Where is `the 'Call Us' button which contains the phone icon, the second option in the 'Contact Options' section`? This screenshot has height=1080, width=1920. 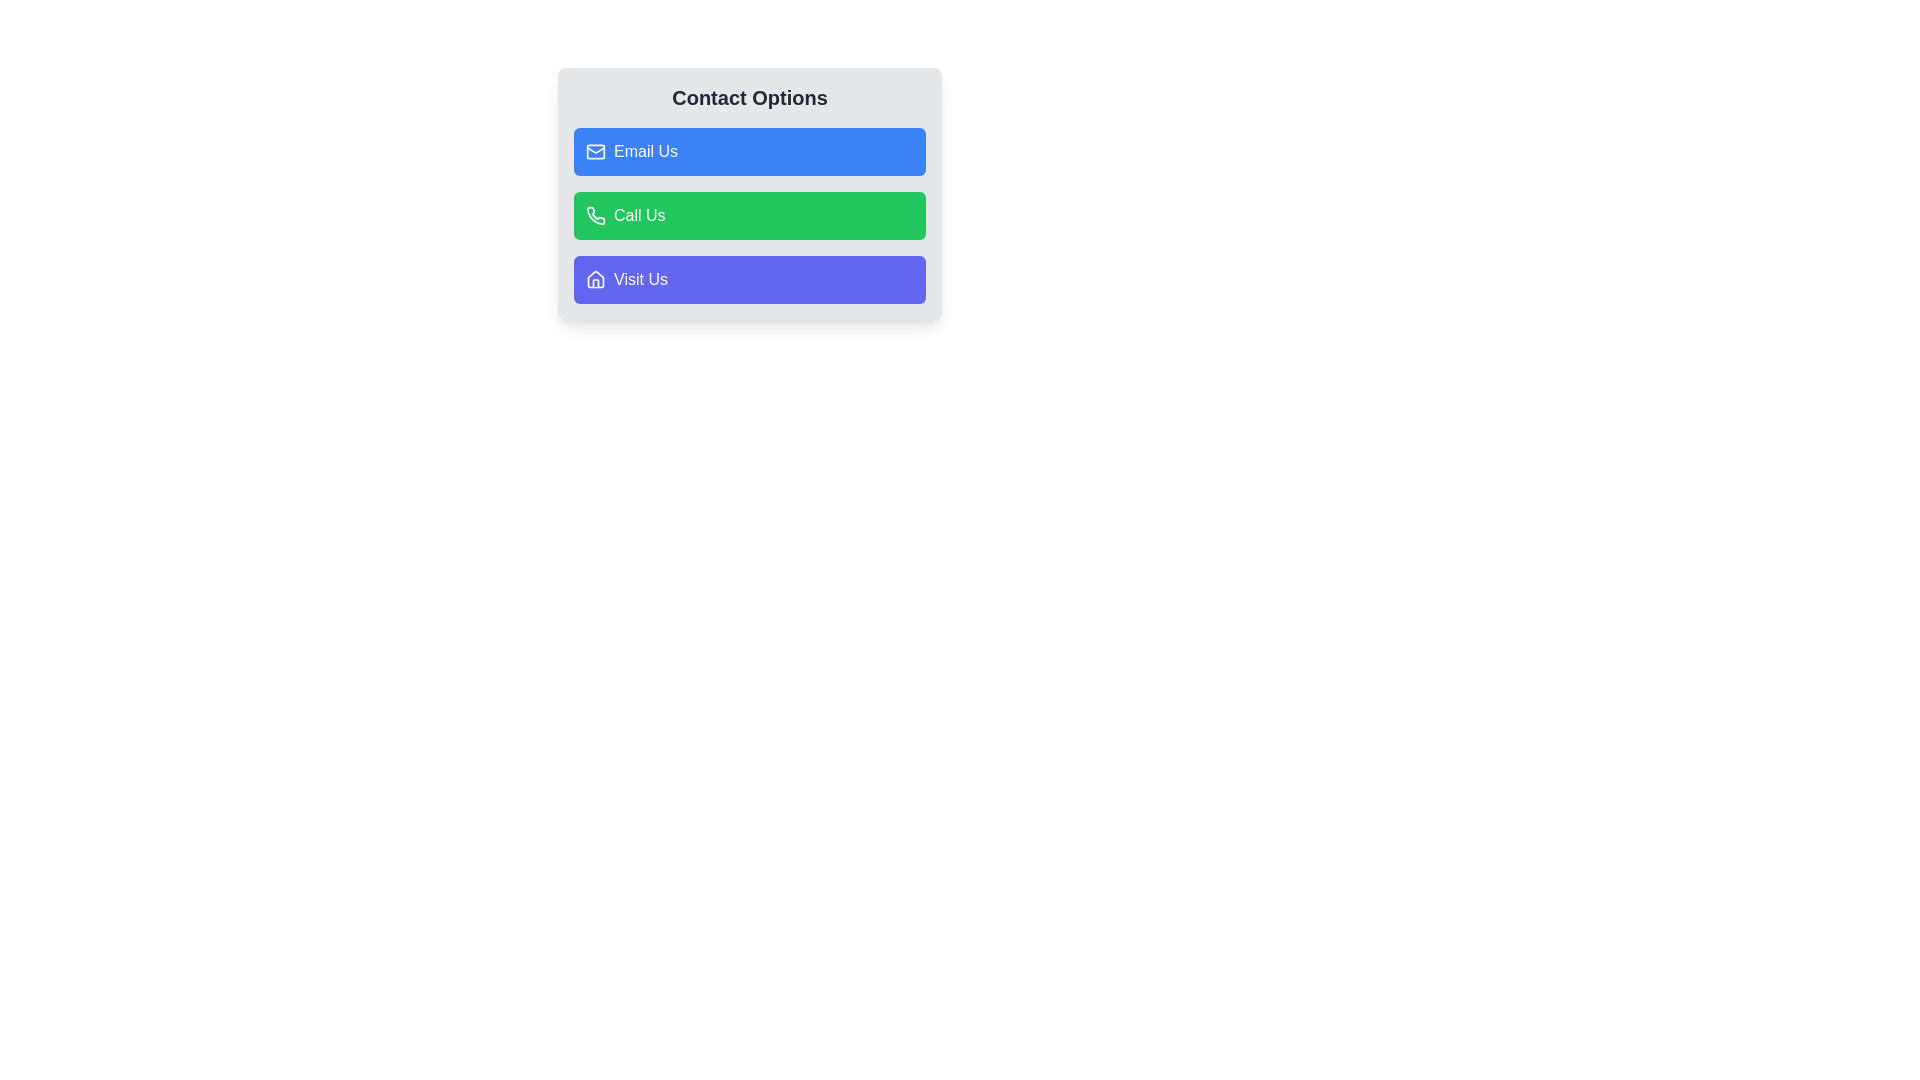 the 'Call Us' button which contains the phone icon, the second option in the 'Contact Options' section is located at coordinates (594, 215).